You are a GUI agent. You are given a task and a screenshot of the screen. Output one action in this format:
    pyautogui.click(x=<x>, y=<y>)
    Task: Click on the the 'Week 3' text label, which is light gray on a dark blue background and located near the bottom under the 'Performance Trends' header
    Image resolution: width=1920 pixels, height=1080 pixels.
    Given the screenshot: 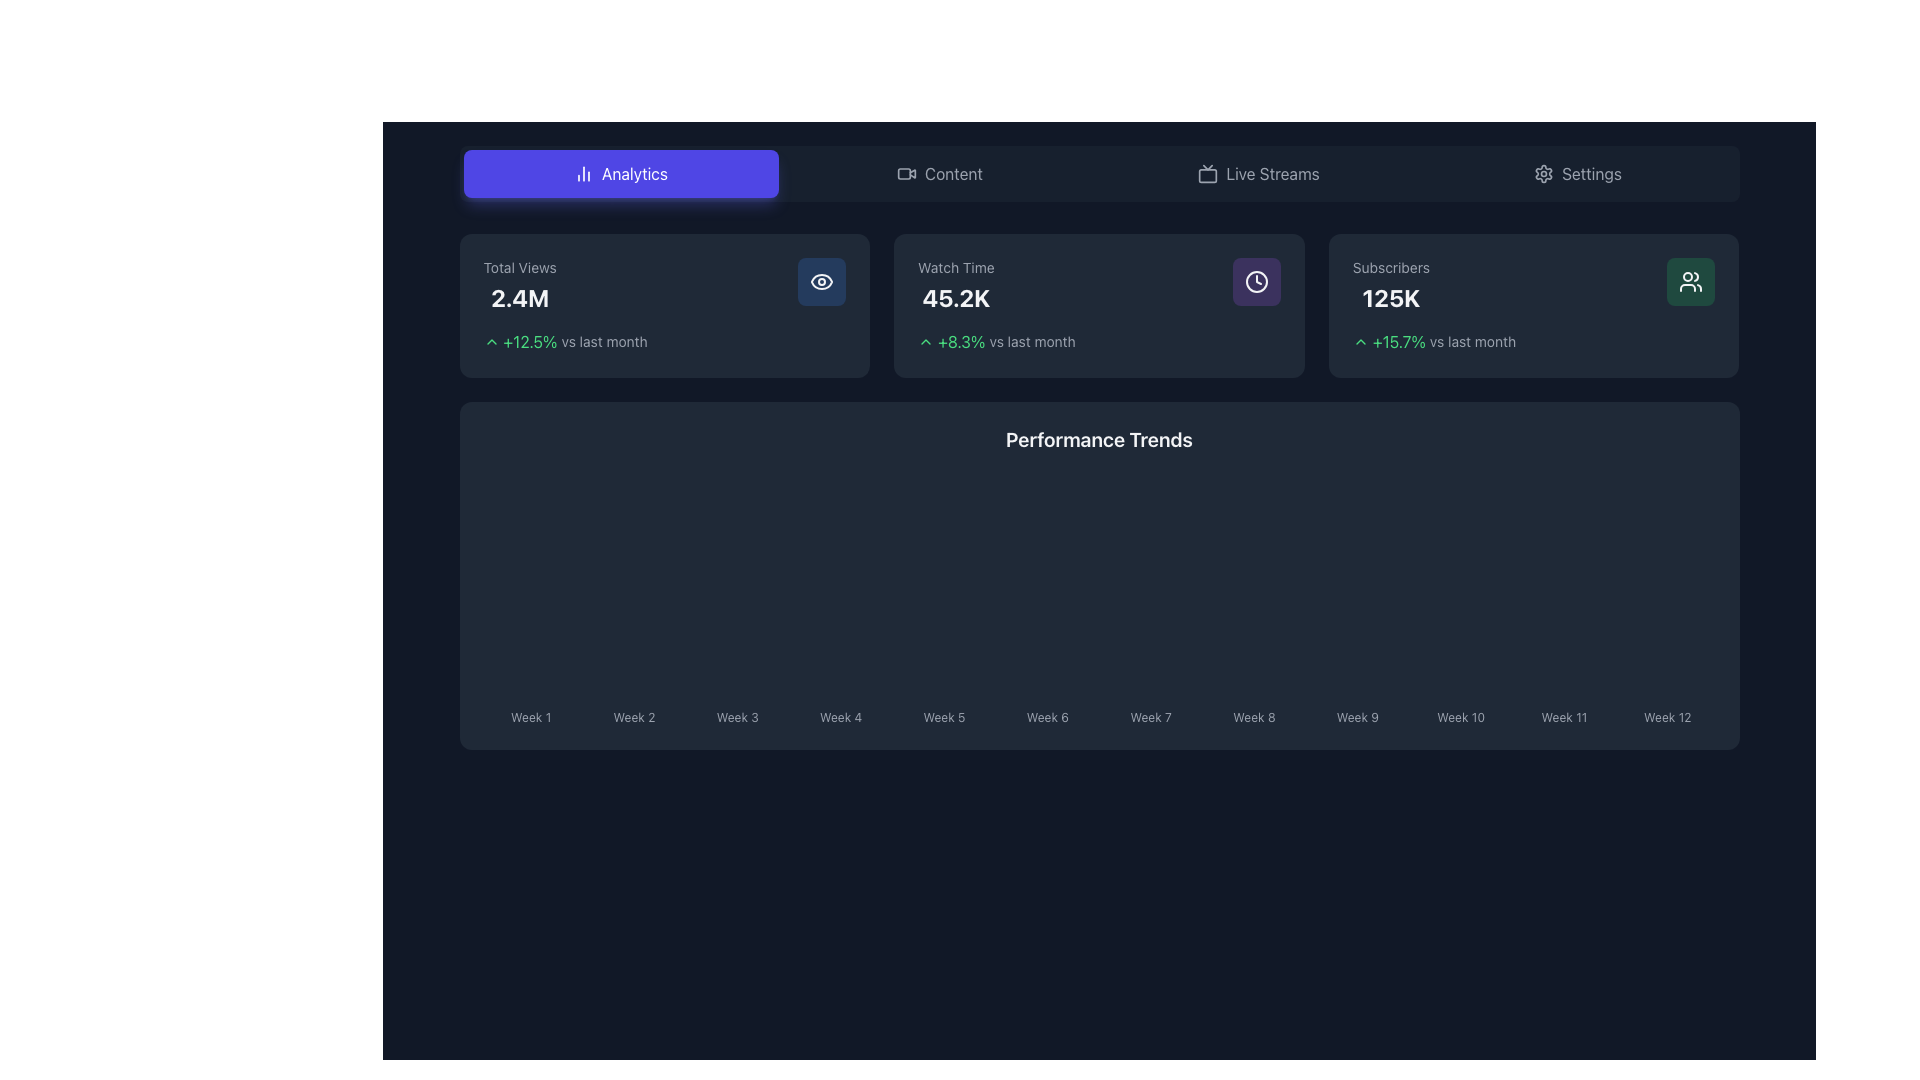 What is the action you would take?
    pyautogui.click(x=736, y=716)
    